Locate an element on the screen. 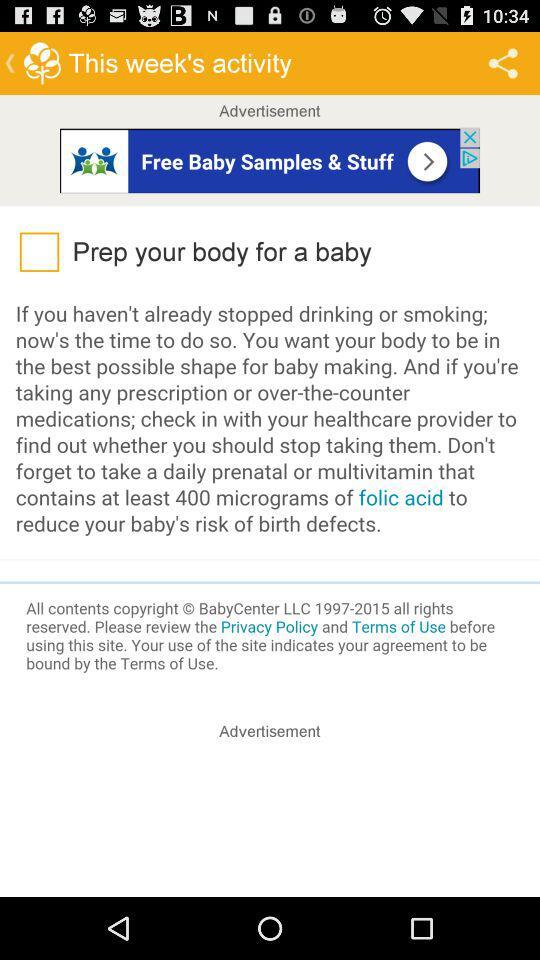  advertisement banner is located at coordinates (270, 158).